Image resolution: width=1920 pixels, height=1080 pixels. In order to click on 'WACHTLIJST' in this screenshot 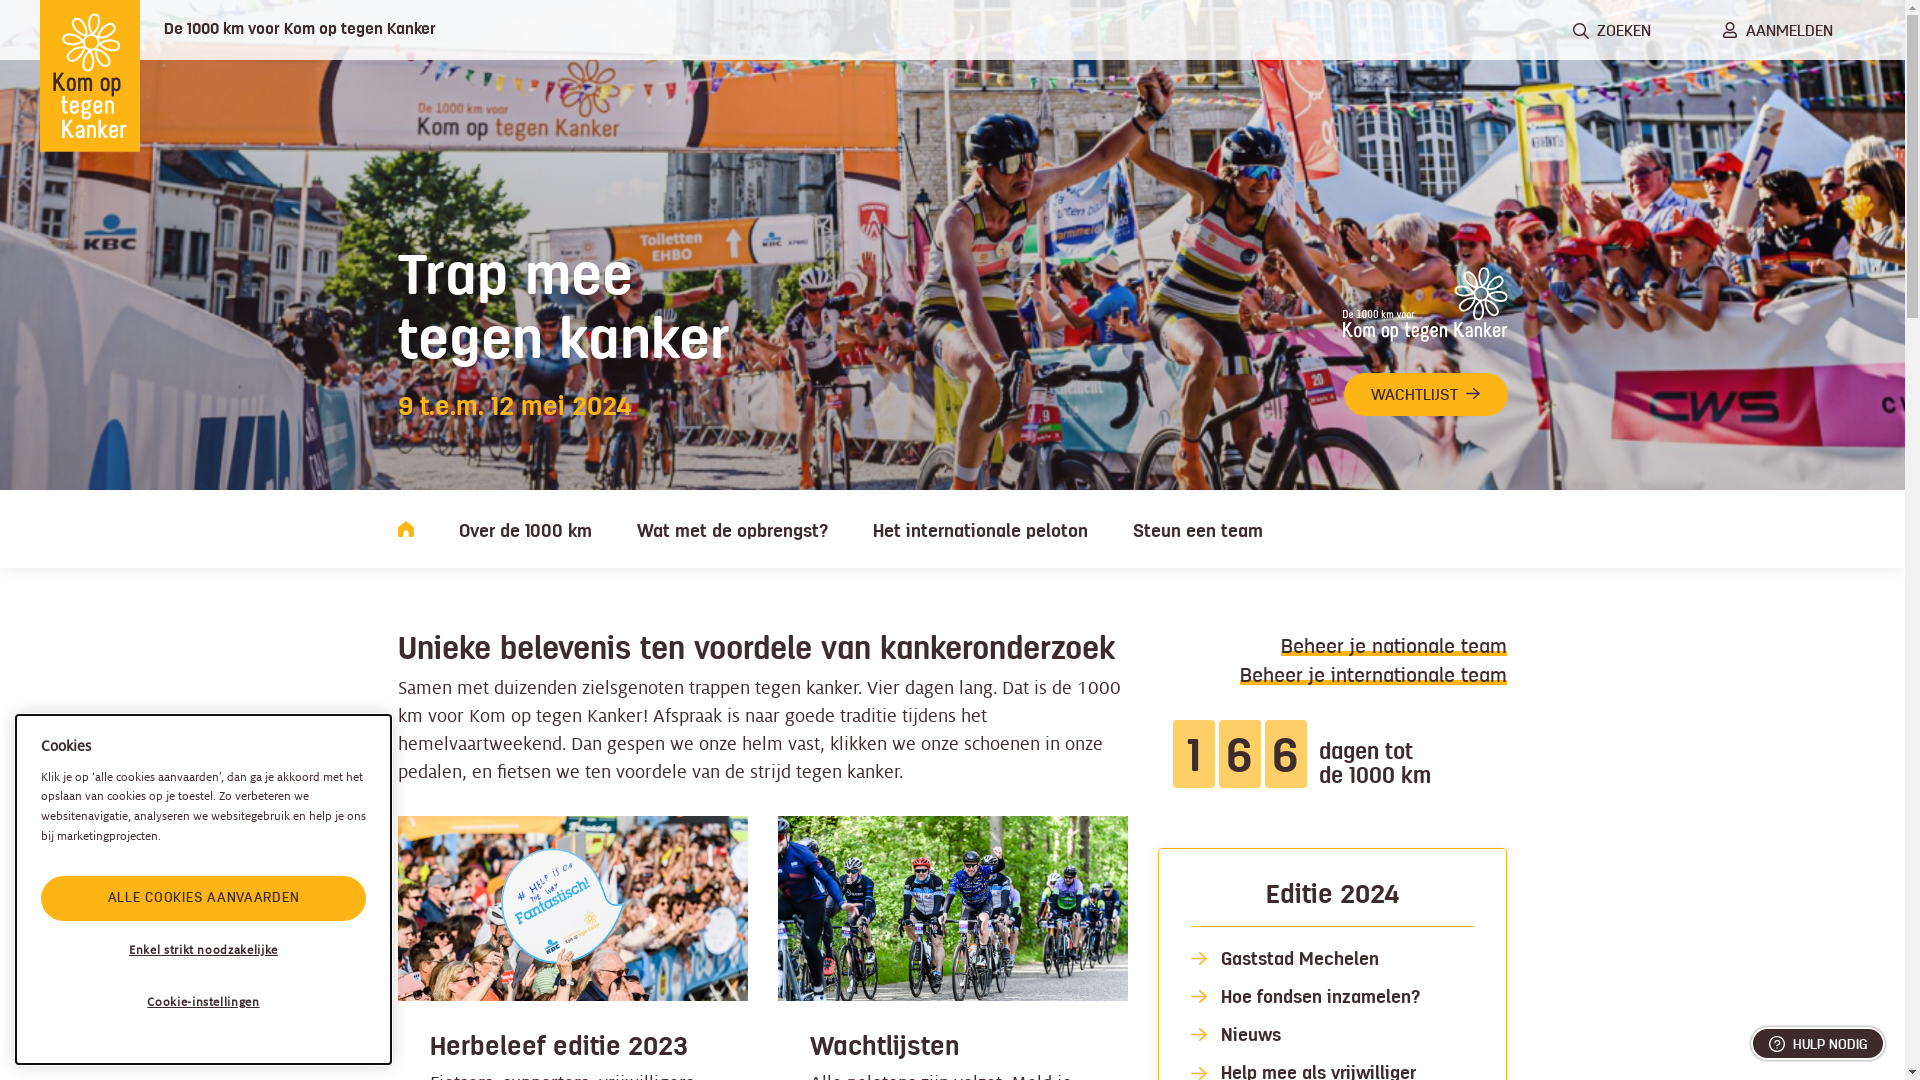, I will do `click(1424, 394)`.